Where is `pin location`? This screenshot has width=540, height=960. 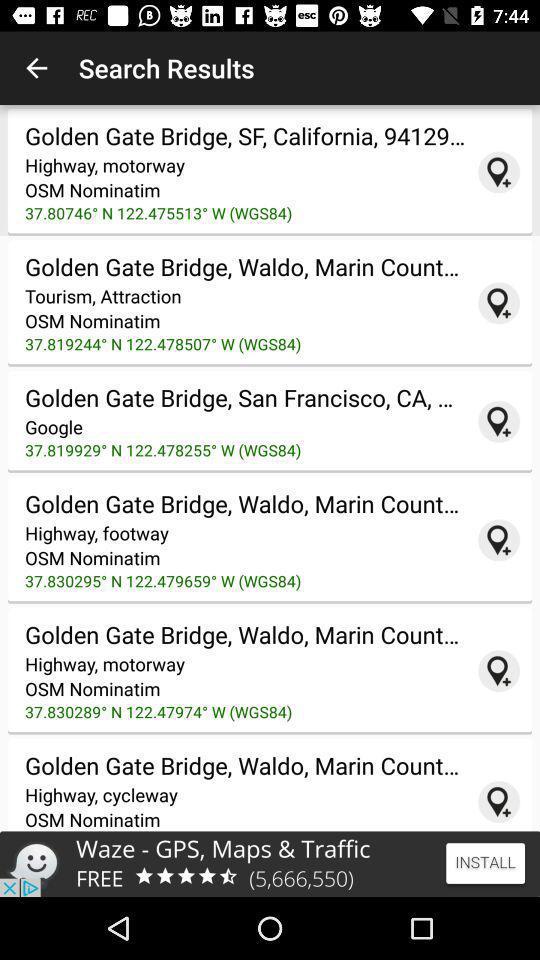
pin location is located at coordinates (498, 671).